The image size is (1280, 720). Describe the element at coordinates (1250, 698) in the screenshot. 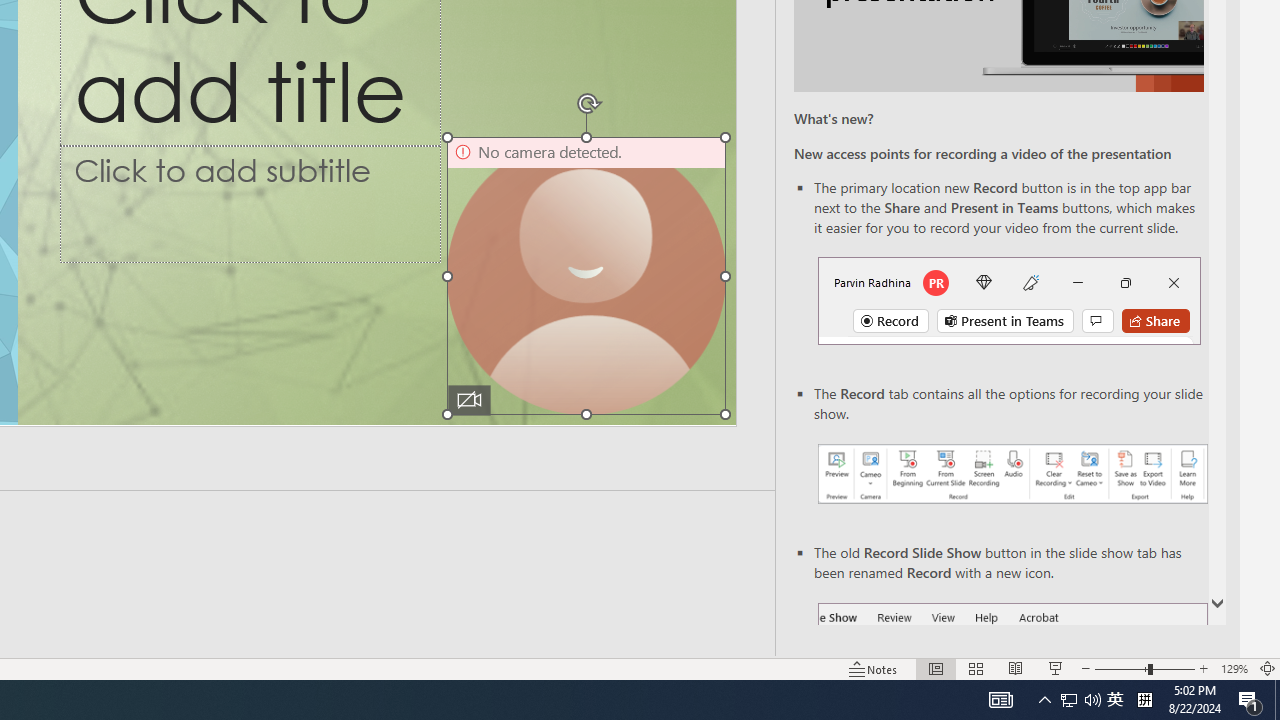

I see `'Action Center, 1 new notification'` at that location.